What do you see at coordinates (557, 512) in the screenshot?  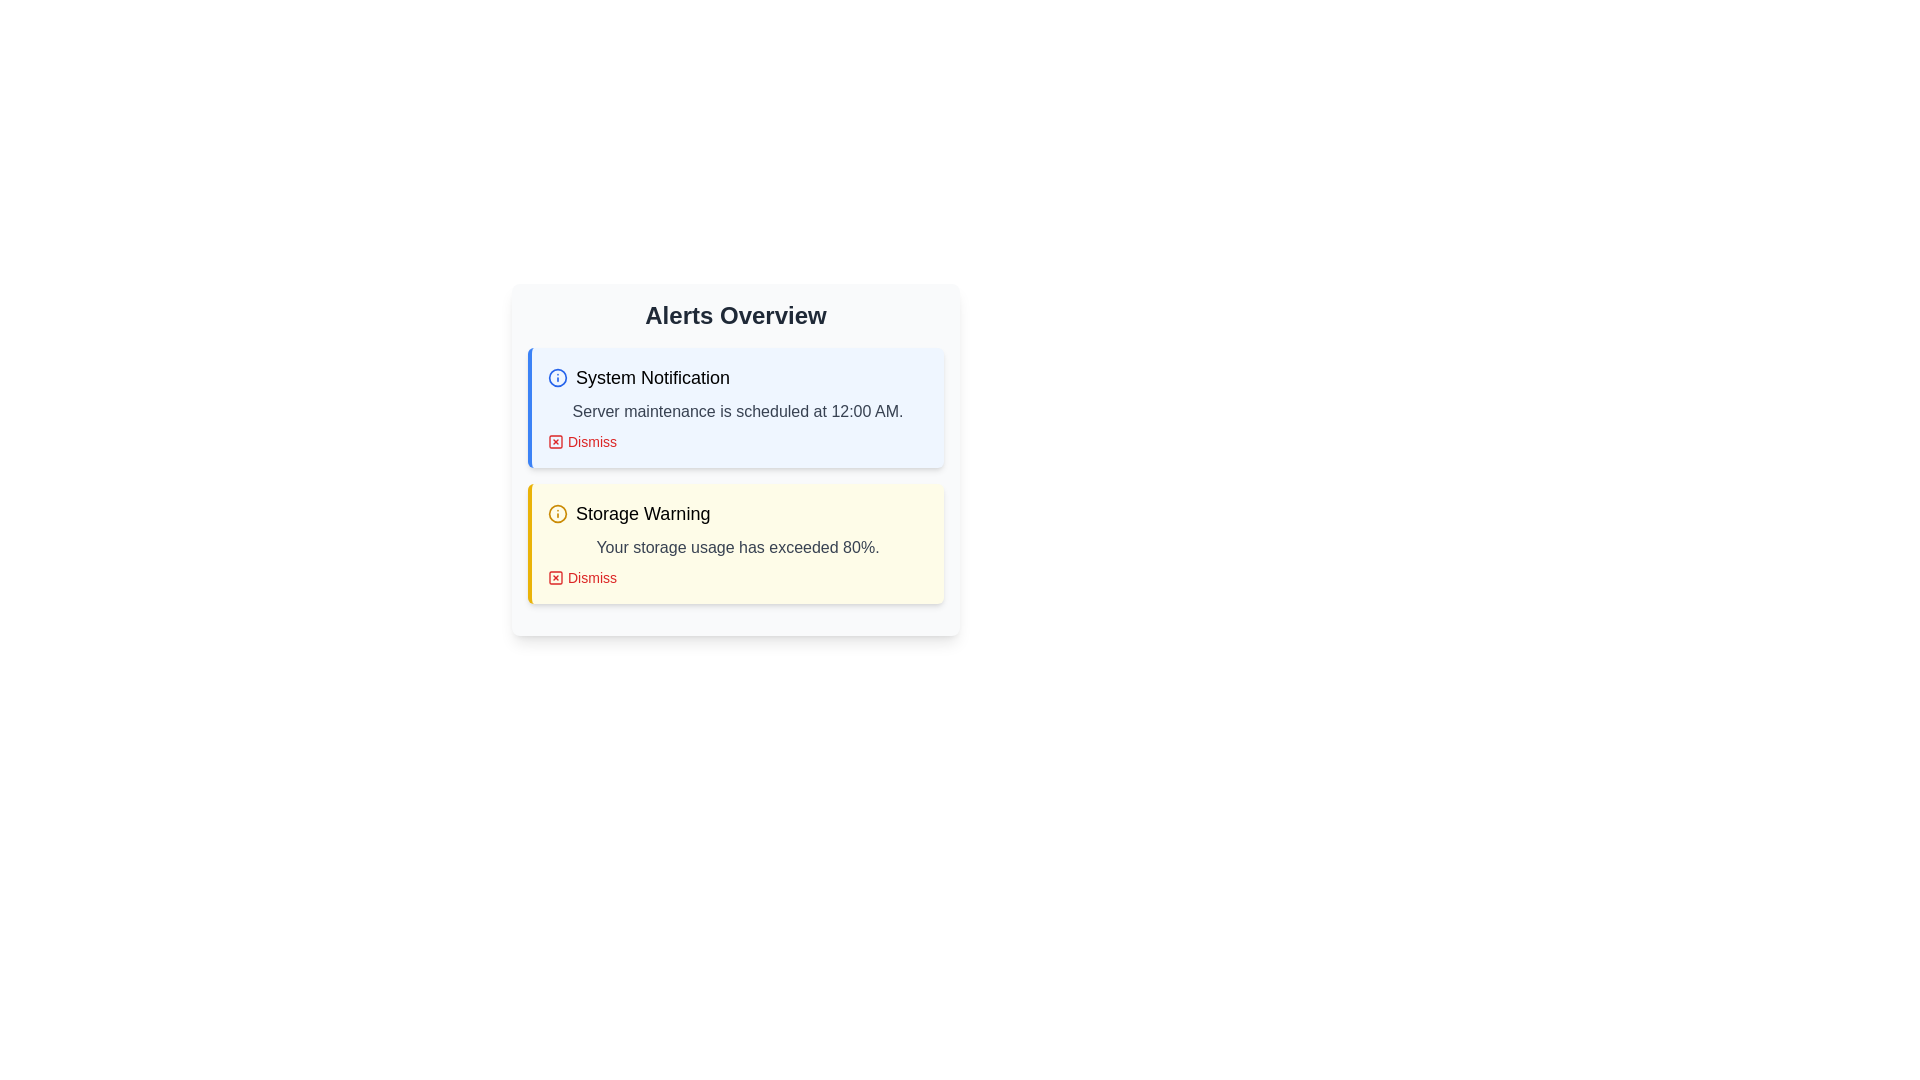 I see `the informational alert icon located to the left of the 'Storage Warning' text in the 'Alerts Overview' section, which is surrounded by a yellow background` at bounding box center [557, 512].